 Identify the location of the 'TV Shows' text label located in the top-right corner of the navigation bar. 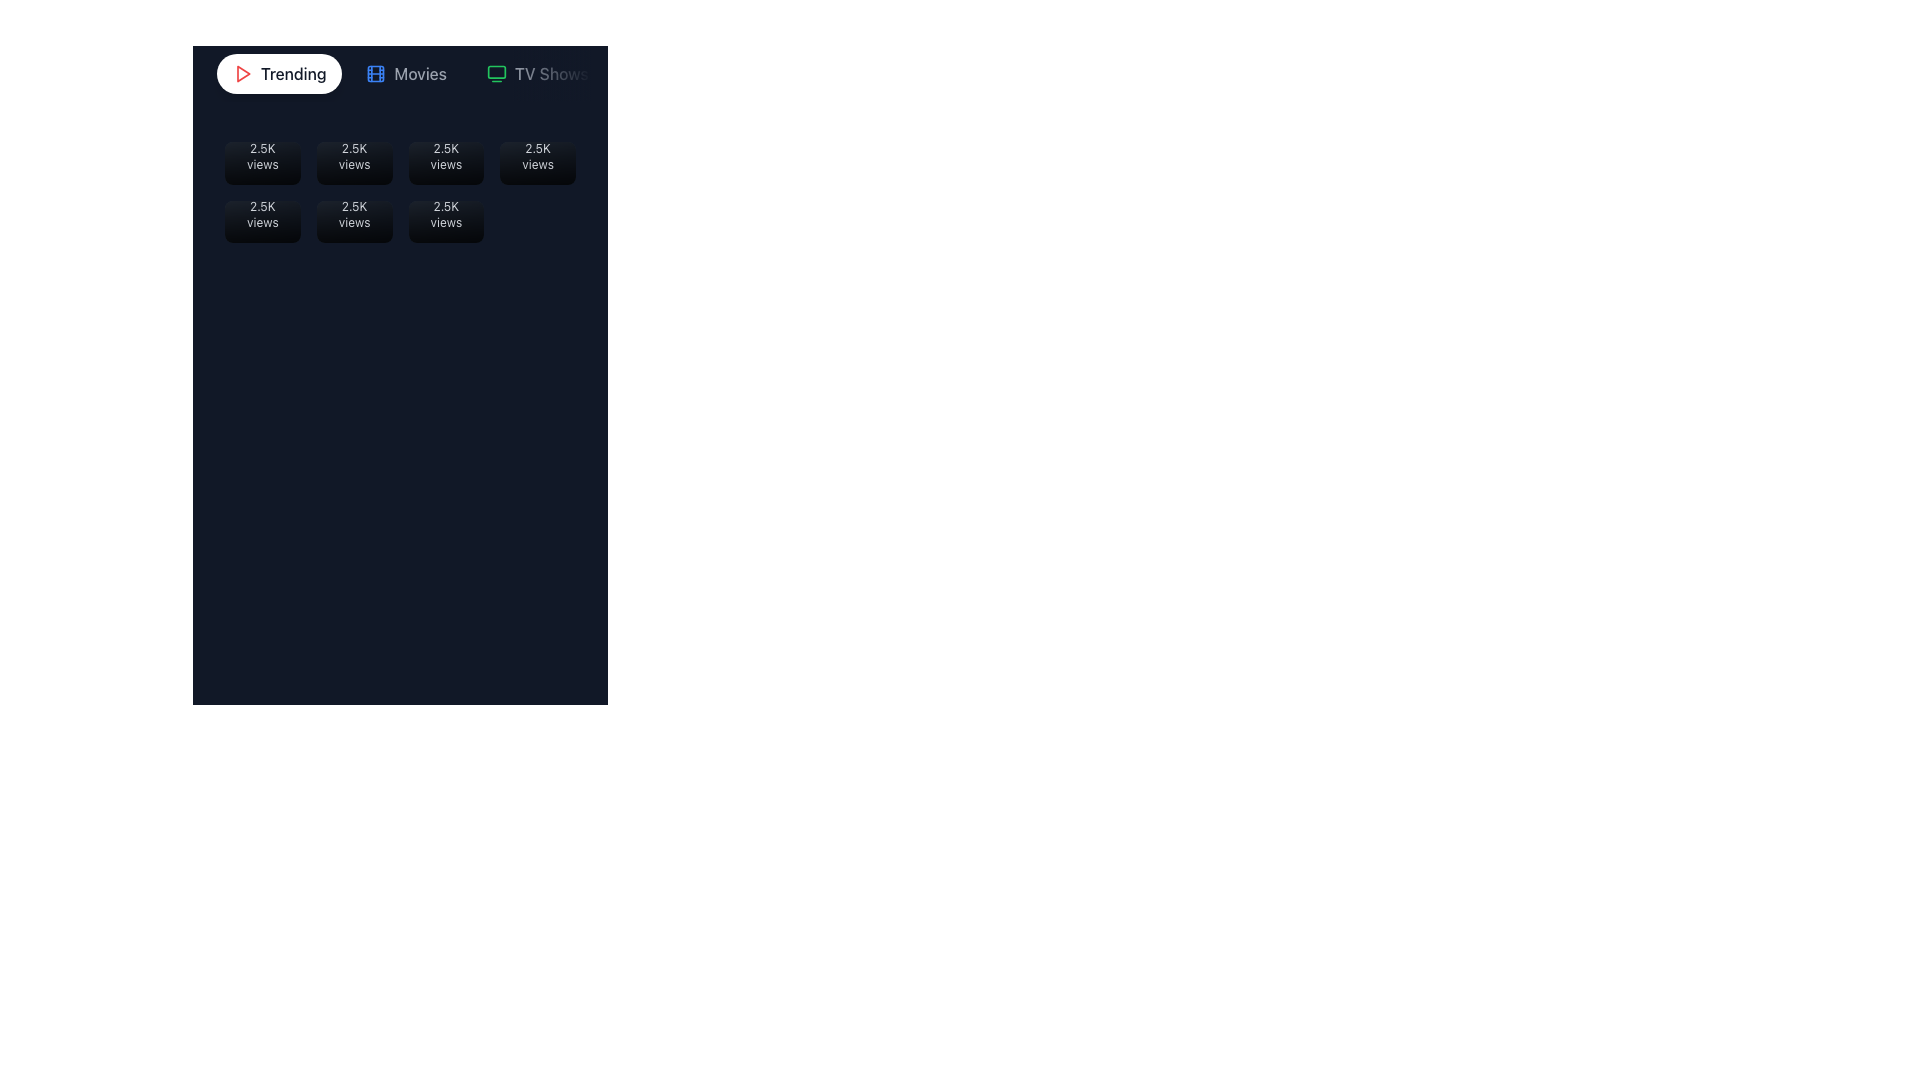
(551, 72).